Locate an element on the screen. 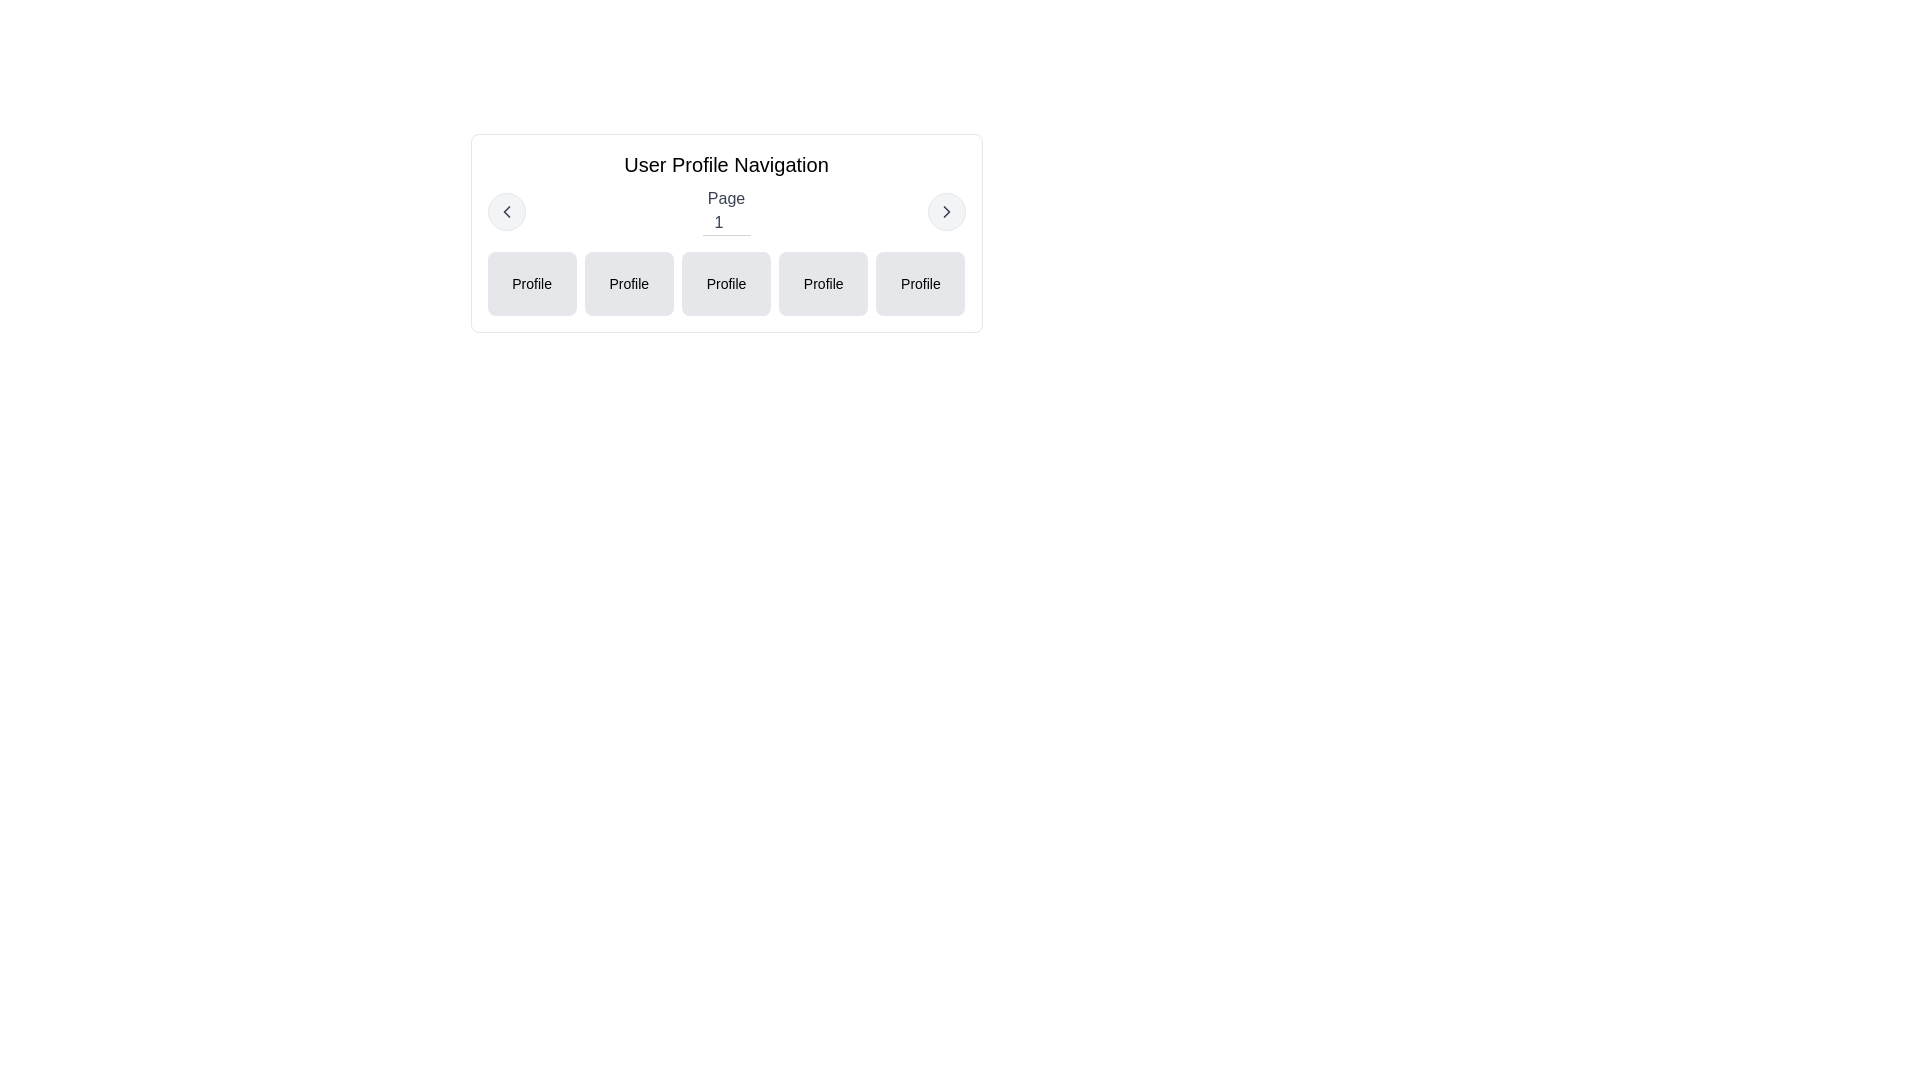 The width and height of the screenshot is (1920, 1080). the 'Profile' button, which is the first button in a horizontal grid of five buttons, positioned on the leftmost side is located at coordinates (532, 284).